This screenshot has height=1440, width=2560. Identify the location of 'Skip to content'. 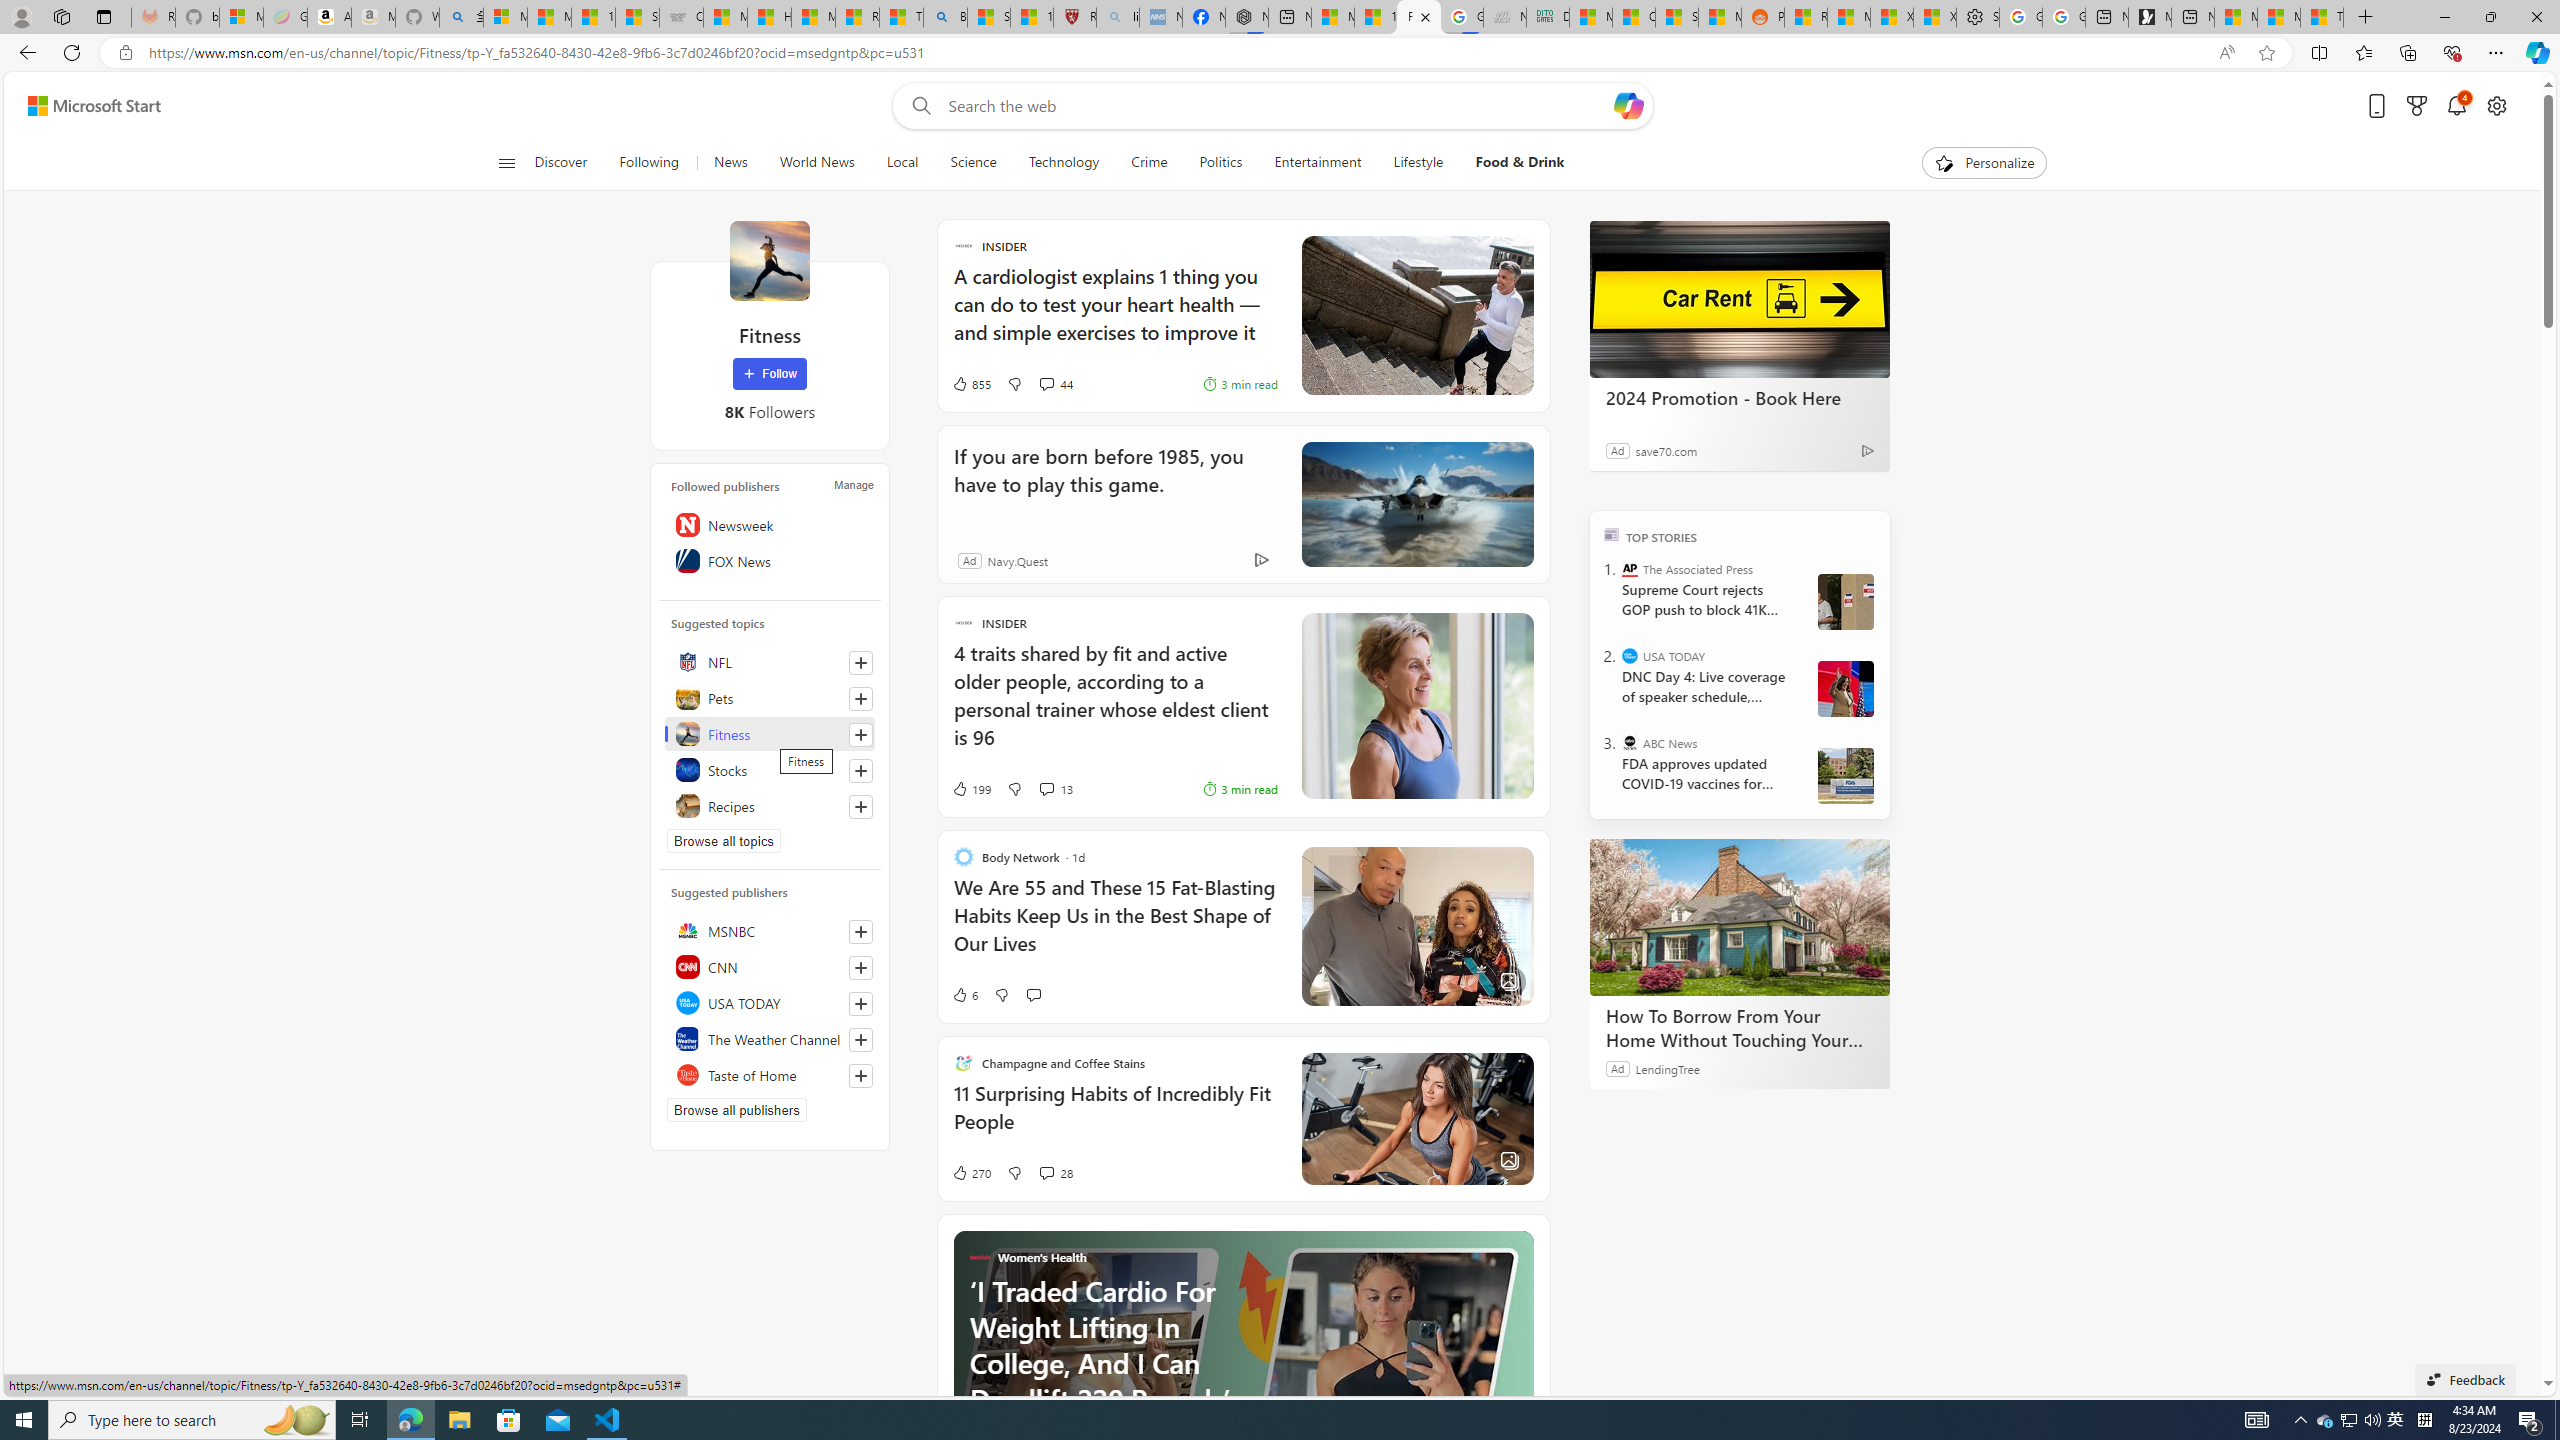
(86, 104).